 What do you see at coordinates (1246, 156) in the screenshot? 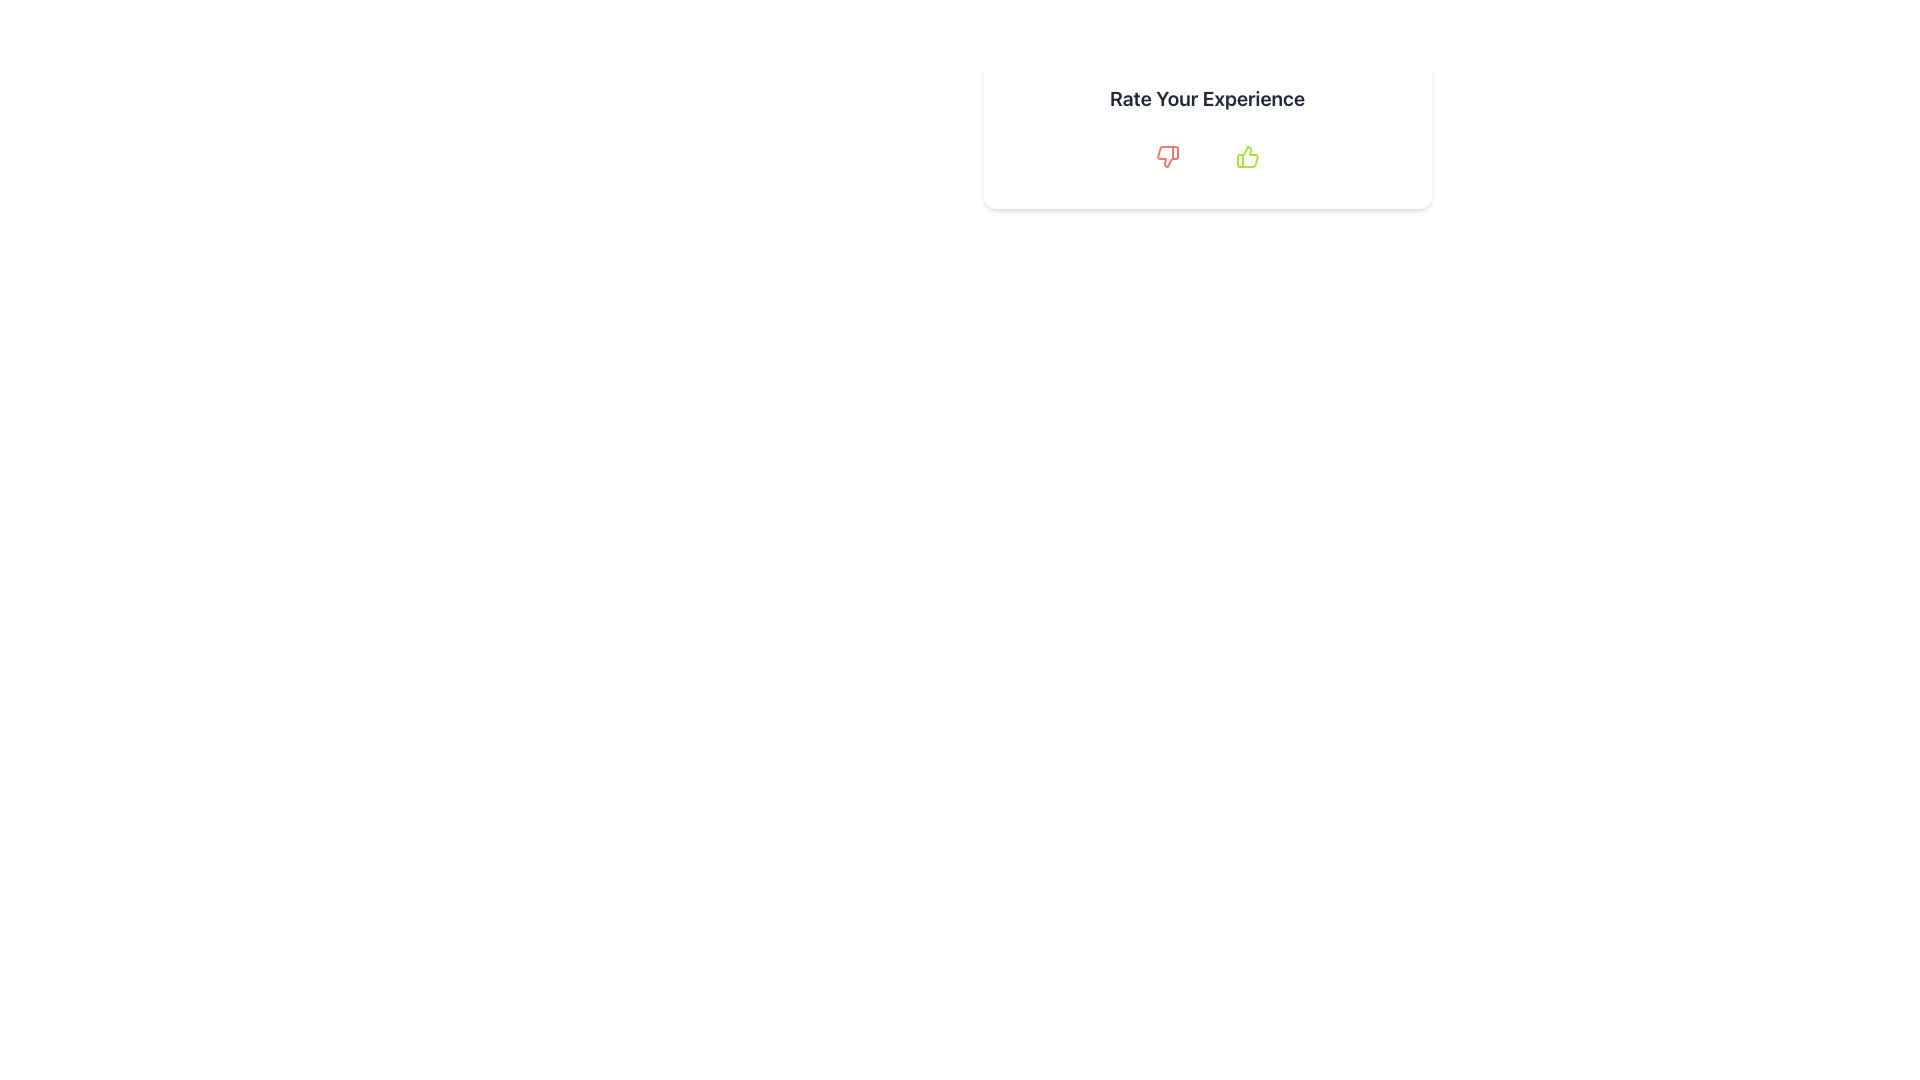
I see `the third button from the left in the 'Rate Your Experience' section to provide positive feedback, represented by a thumbs-up icon` at bounding box center [1246, 156].